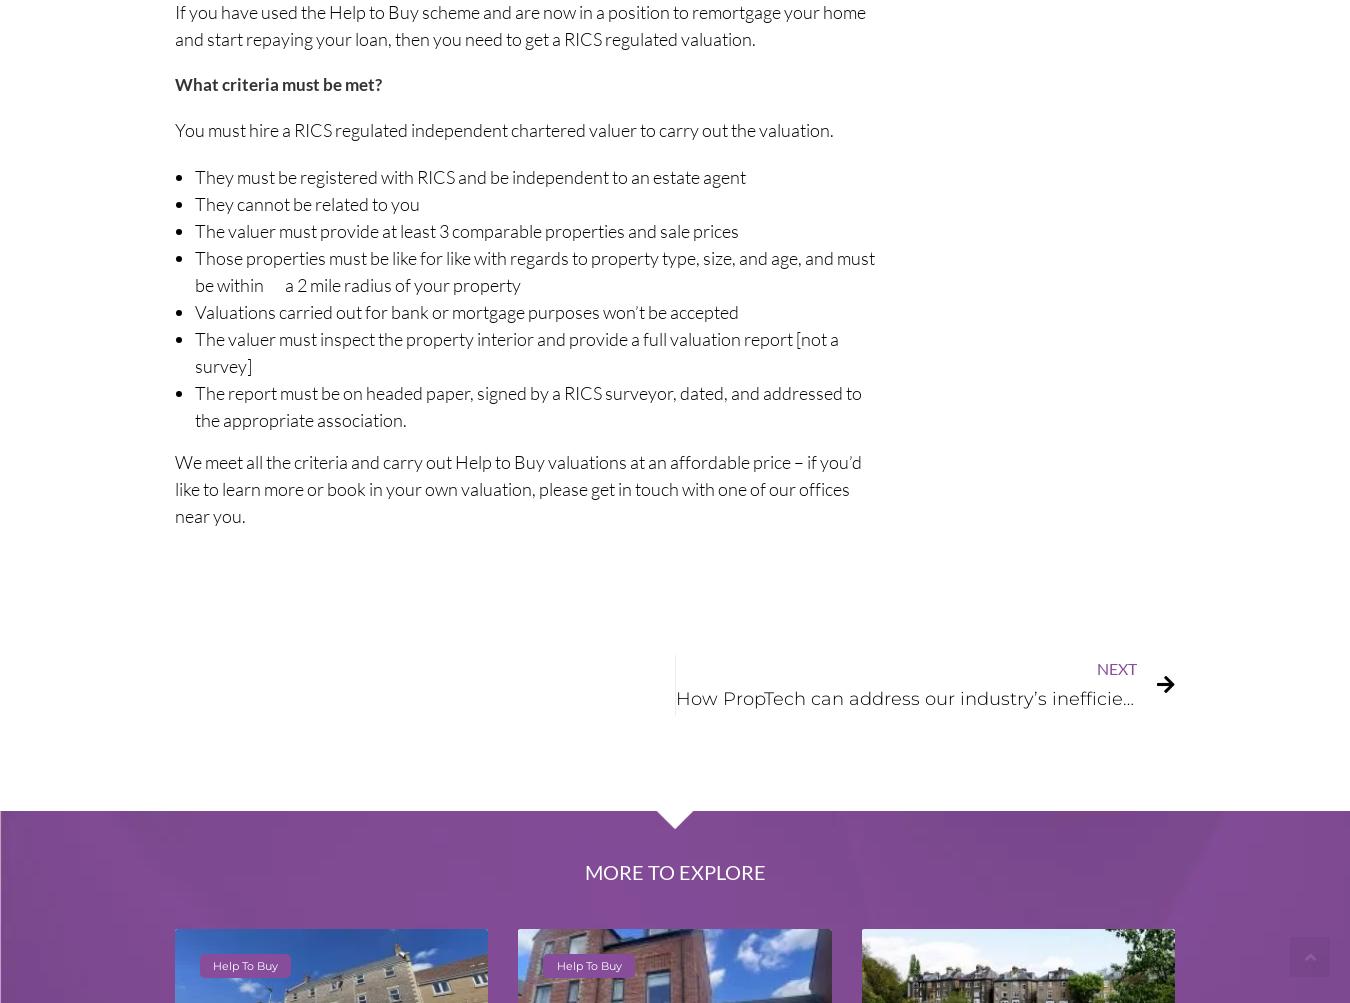 The width and height of the screenshot is (1350, 1003). Describe the element at coordinates (519, 24) in the screenshot. I see `'If you have used the Help to Buy scheme and are now in a position to remortgage your home and start repaying your loan, then you need to get a RICS regulated valuation.'` at that location.